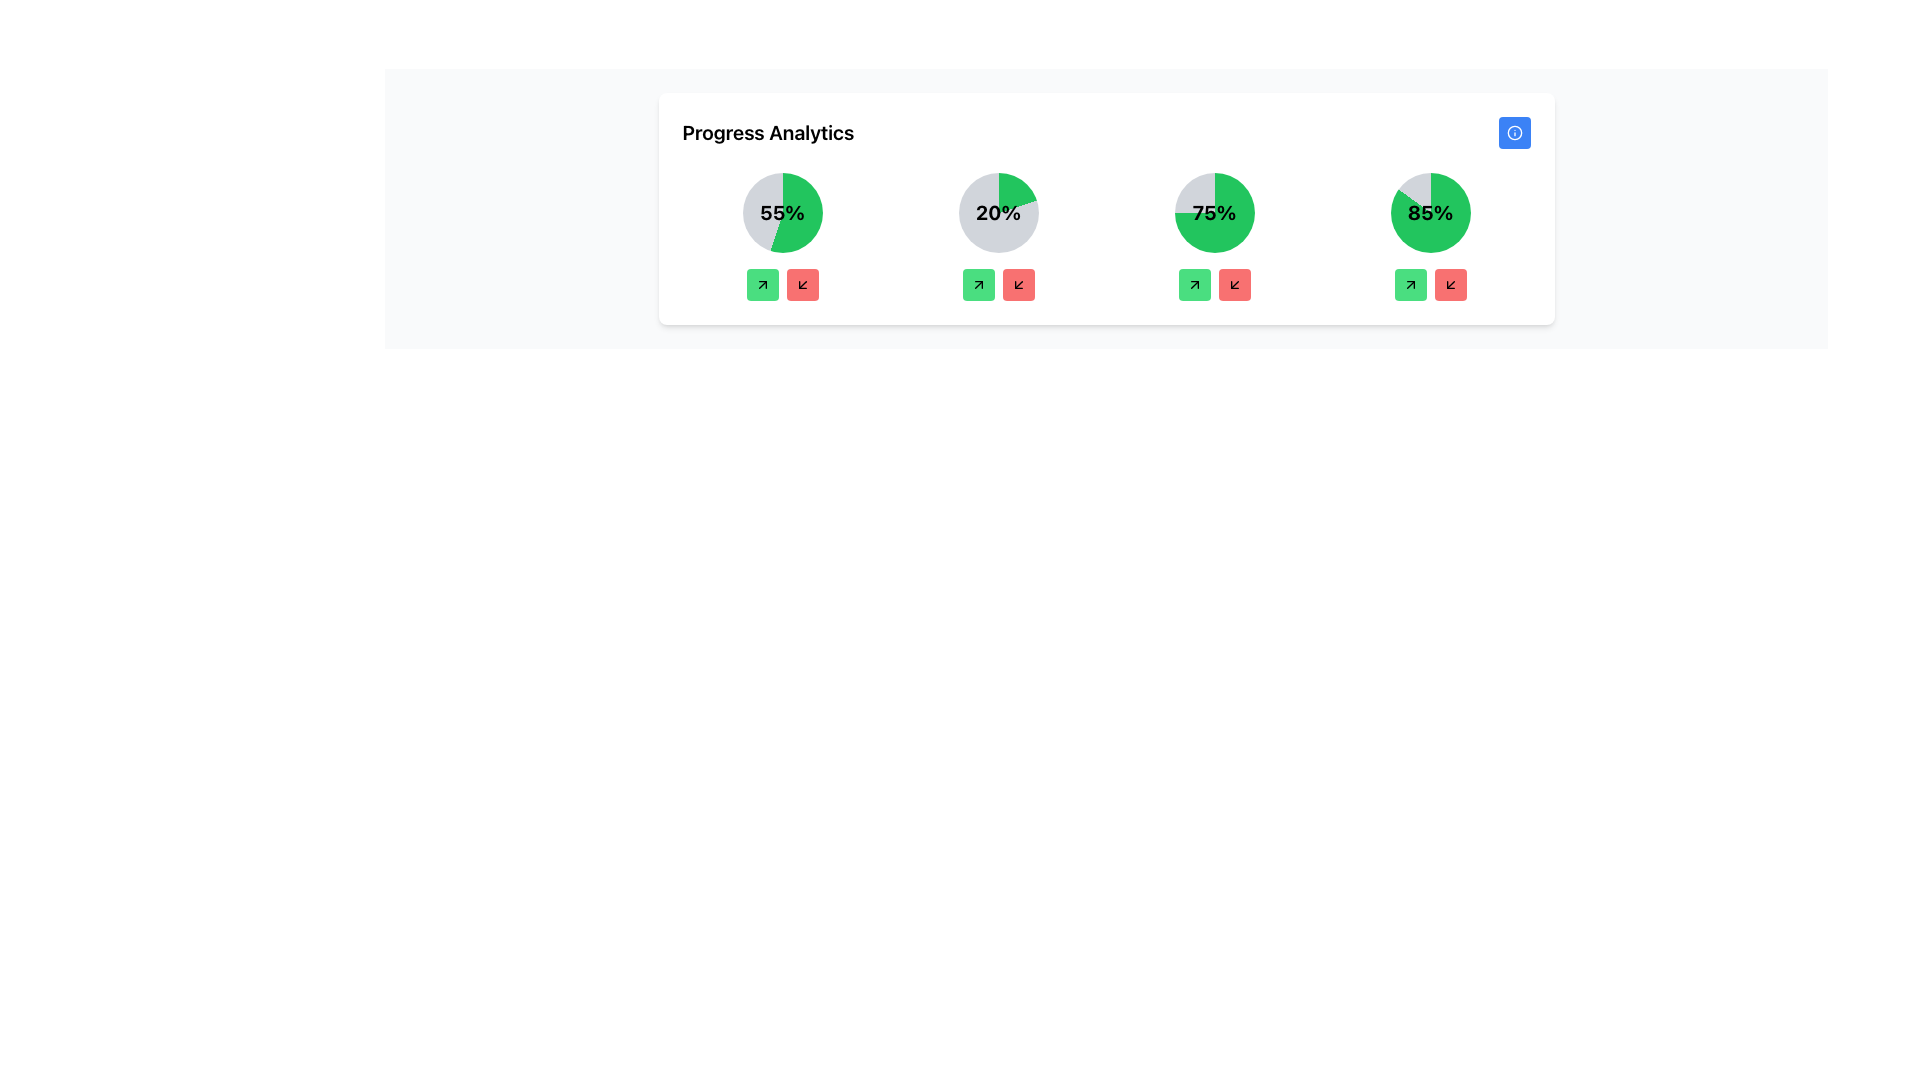  I want to click on the displayed percentage on the Circular Progress Indicator labeled '55%', which is visually represented with a green and gray segmented background, so click(781, 235).